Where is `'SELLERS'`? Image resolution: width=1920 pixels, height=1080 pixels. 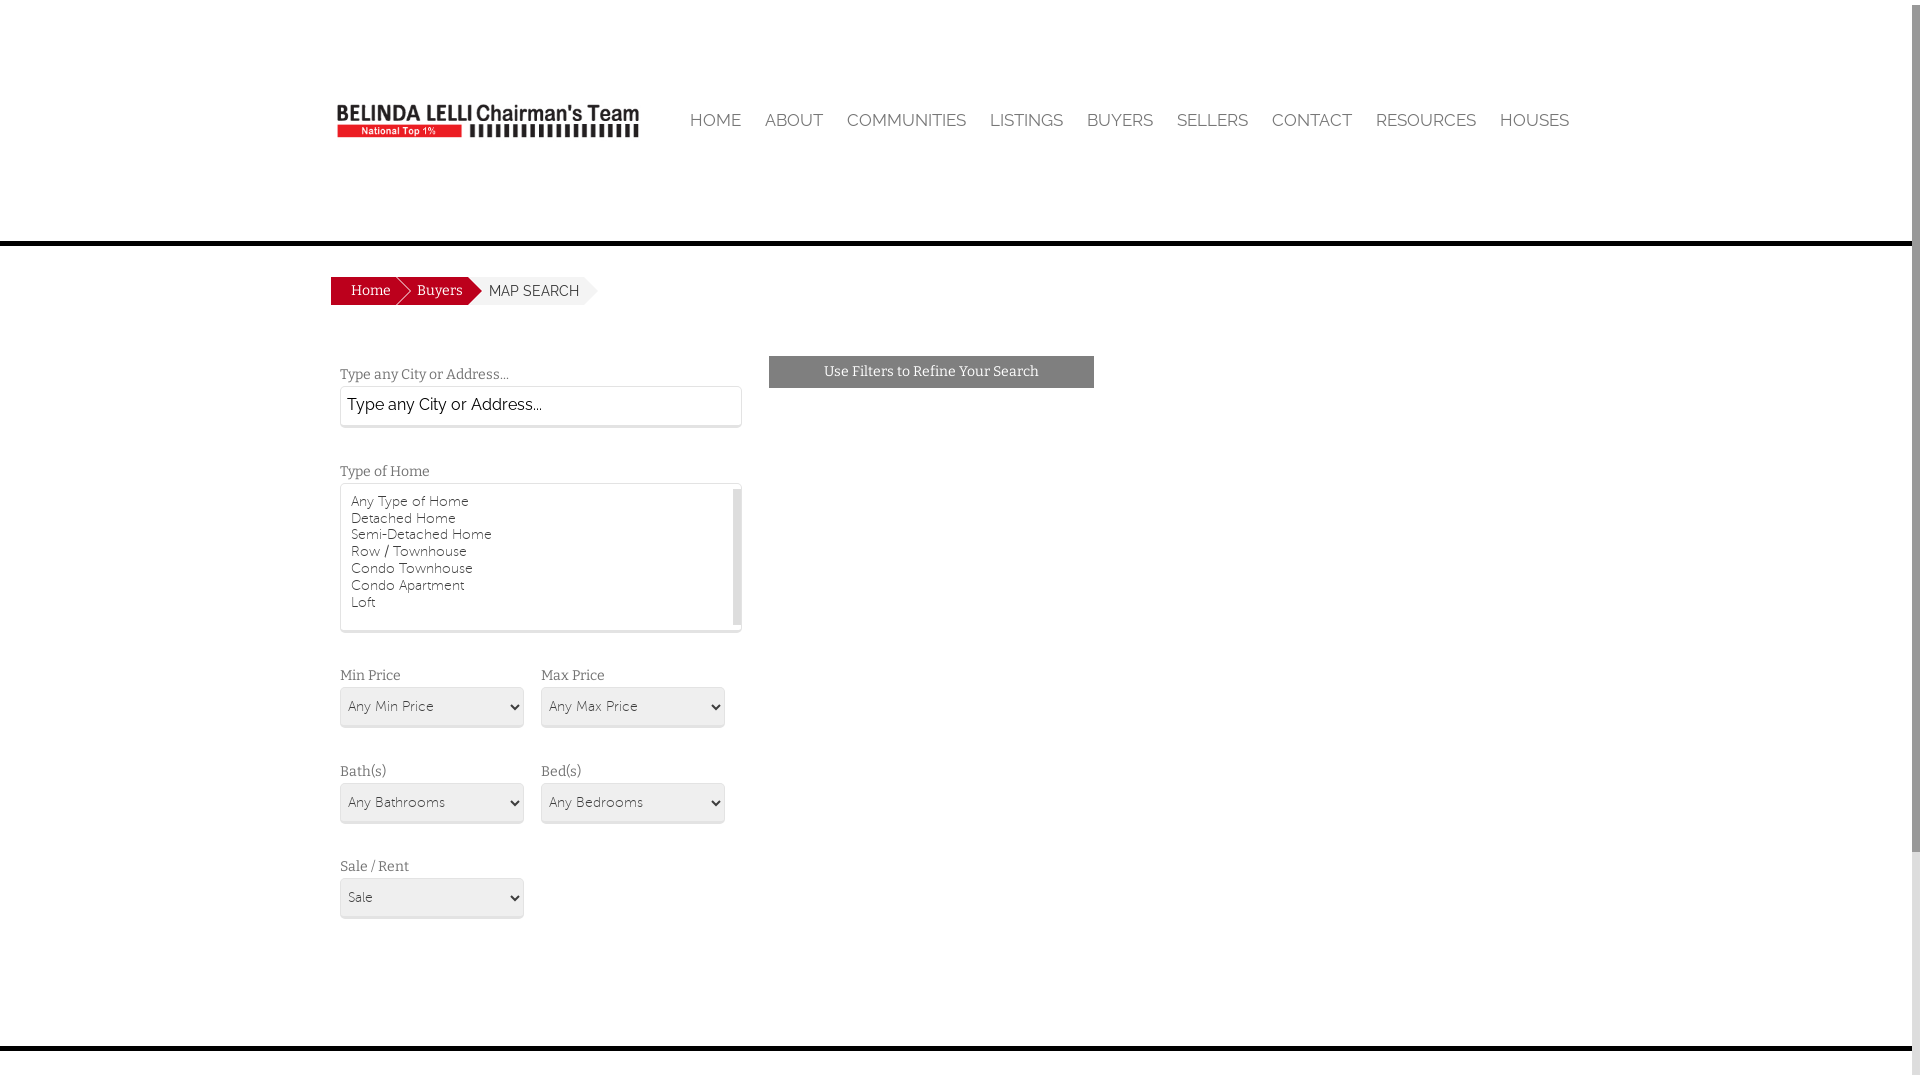 'SELLERS' is located at coordinates (1211, 119).